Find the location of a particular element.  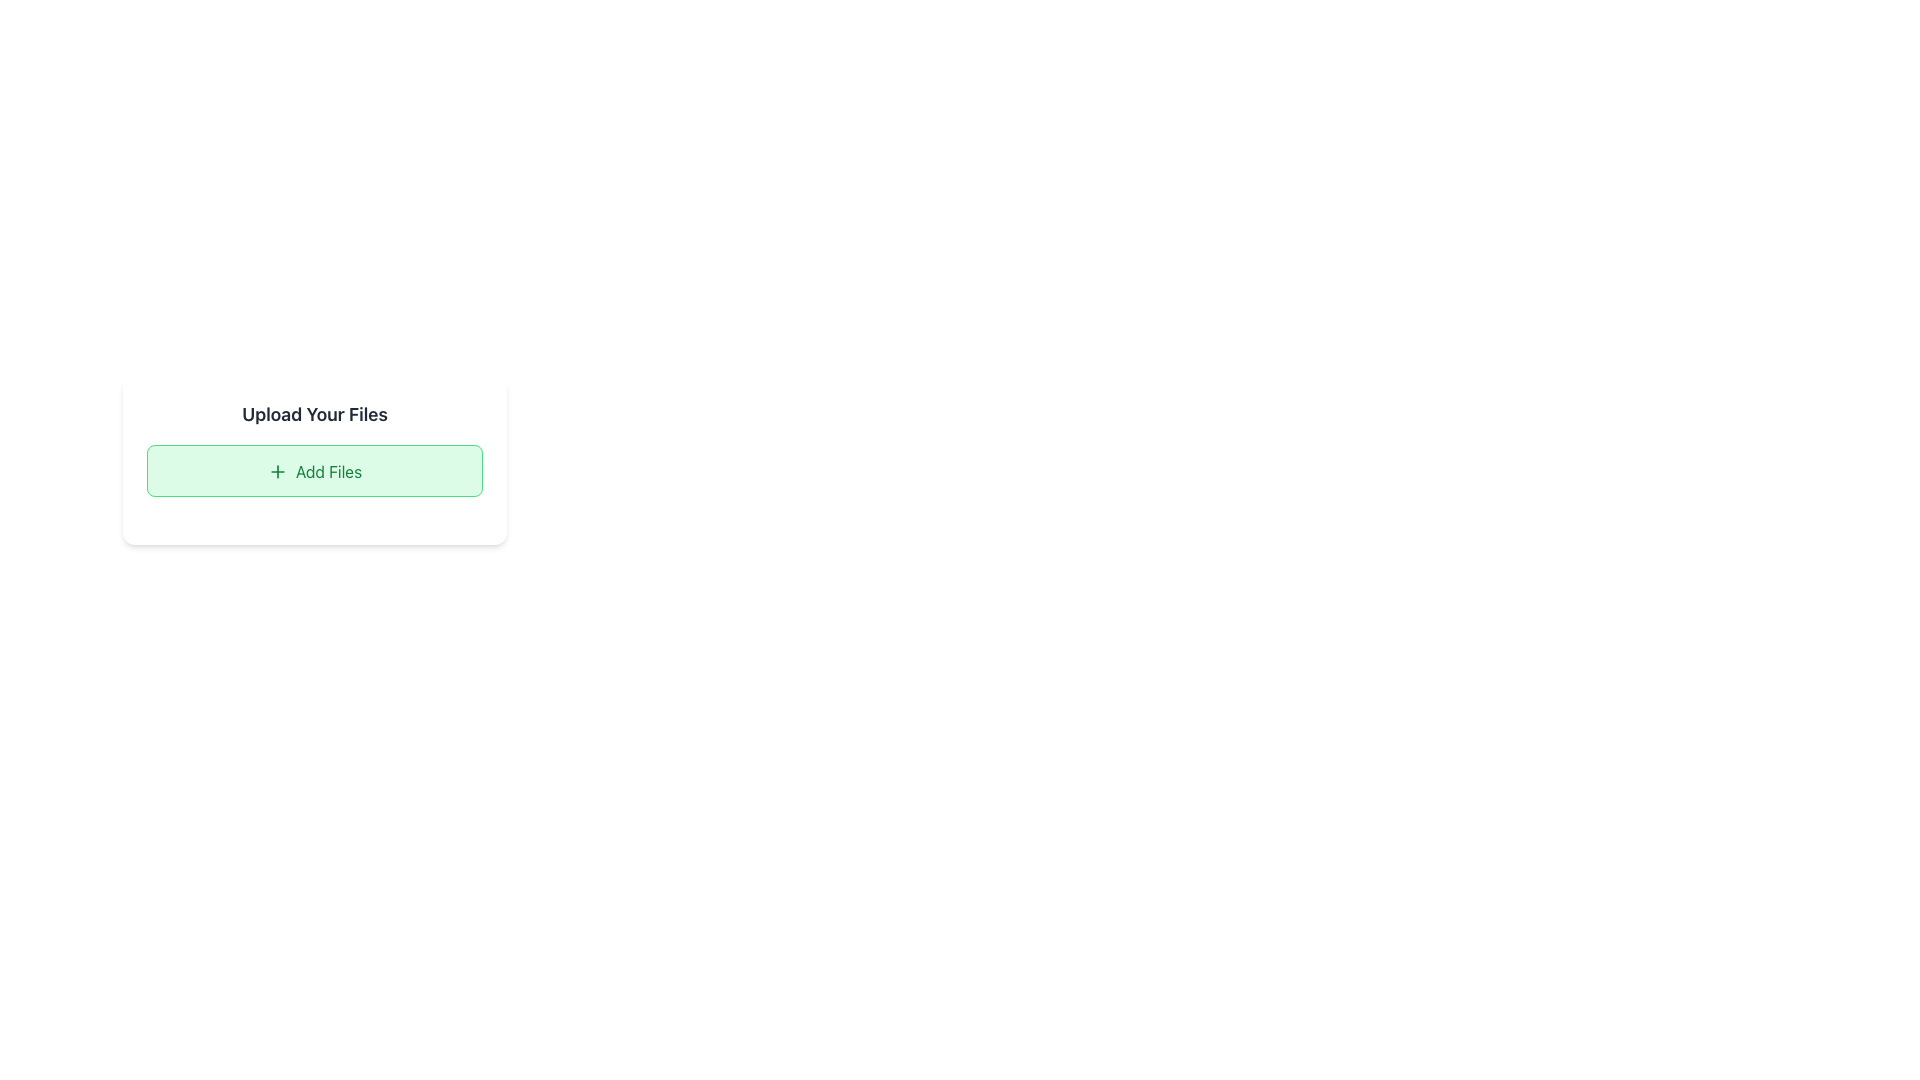

the centrally aligned text element that provides descriptive information for the associated UI component is located at coordinates (328, 471).